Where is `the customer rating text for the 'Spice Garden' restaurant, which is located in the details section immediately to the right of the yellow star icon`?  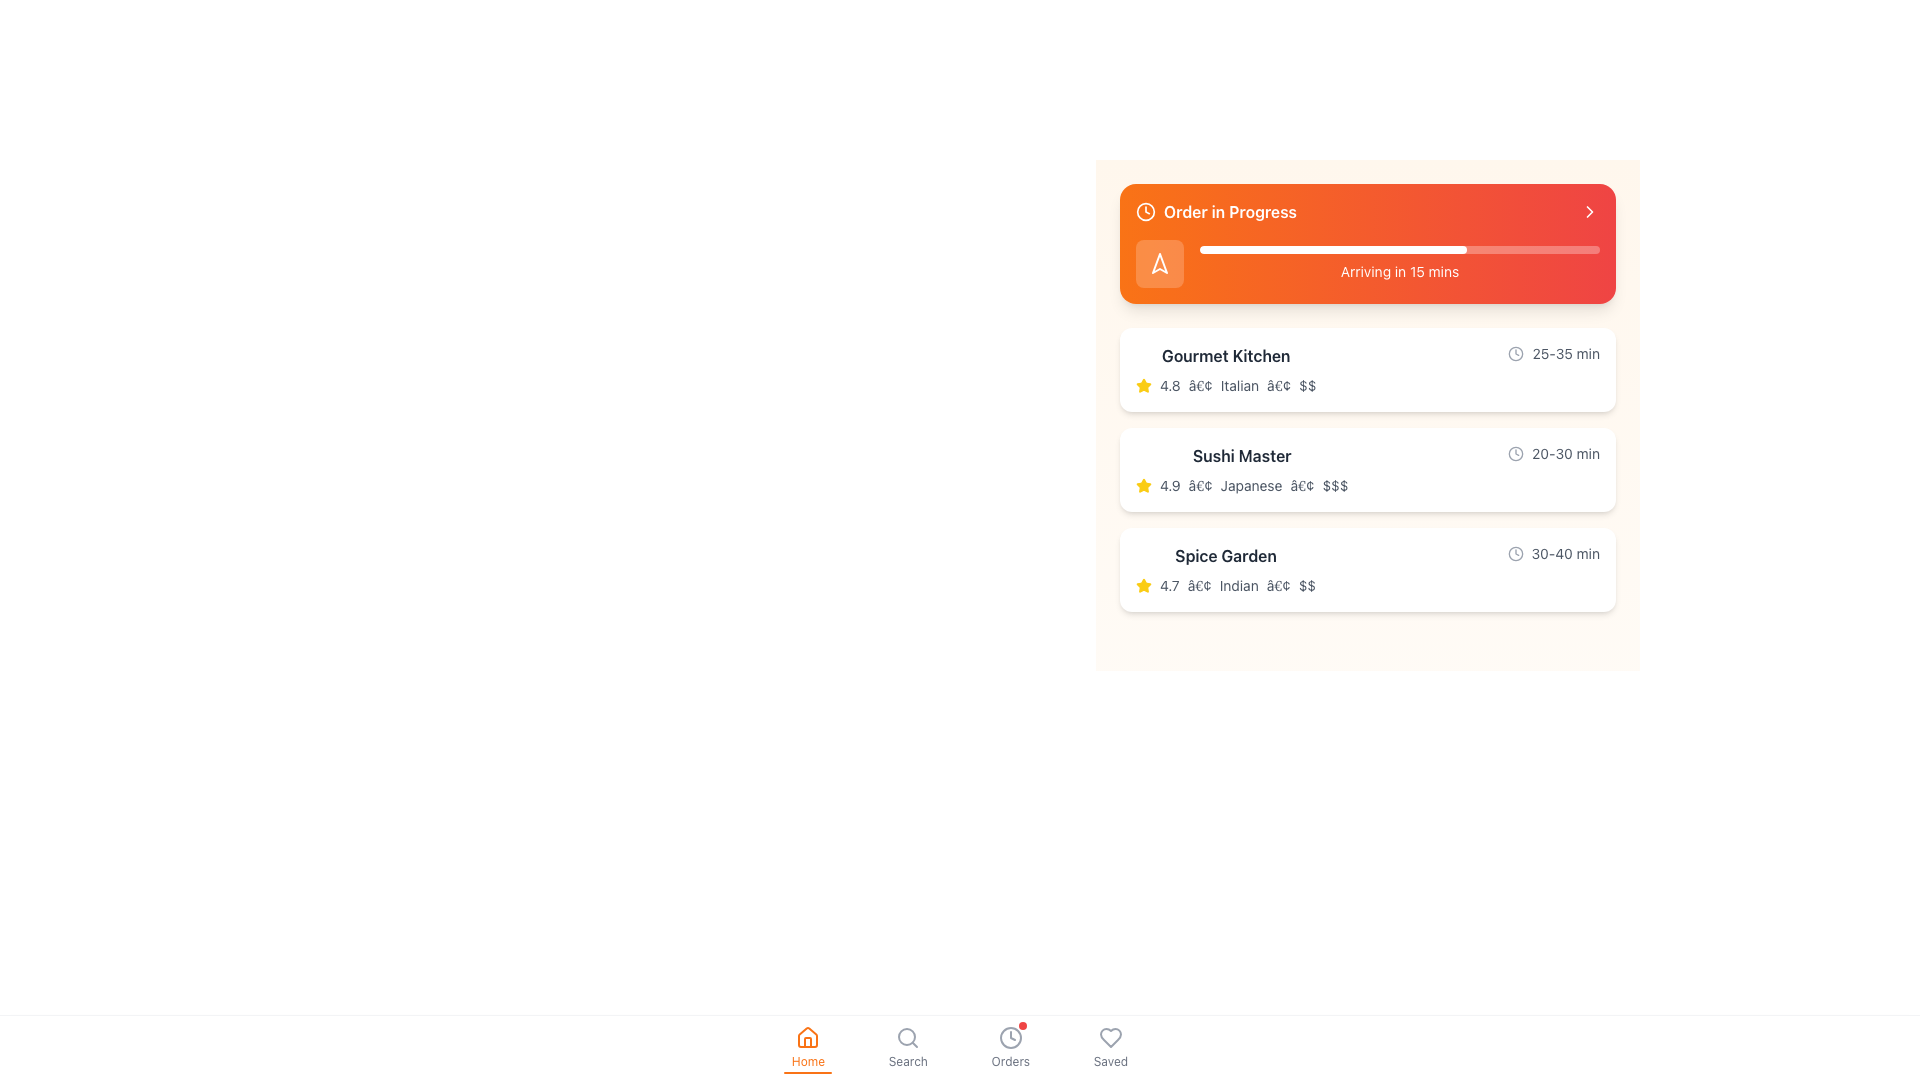
the customer rating text for the 'Spice Garden' restaurant, which is located in the details section immediately to the right of the yellow star icon is located at coordinates (1169, 585).